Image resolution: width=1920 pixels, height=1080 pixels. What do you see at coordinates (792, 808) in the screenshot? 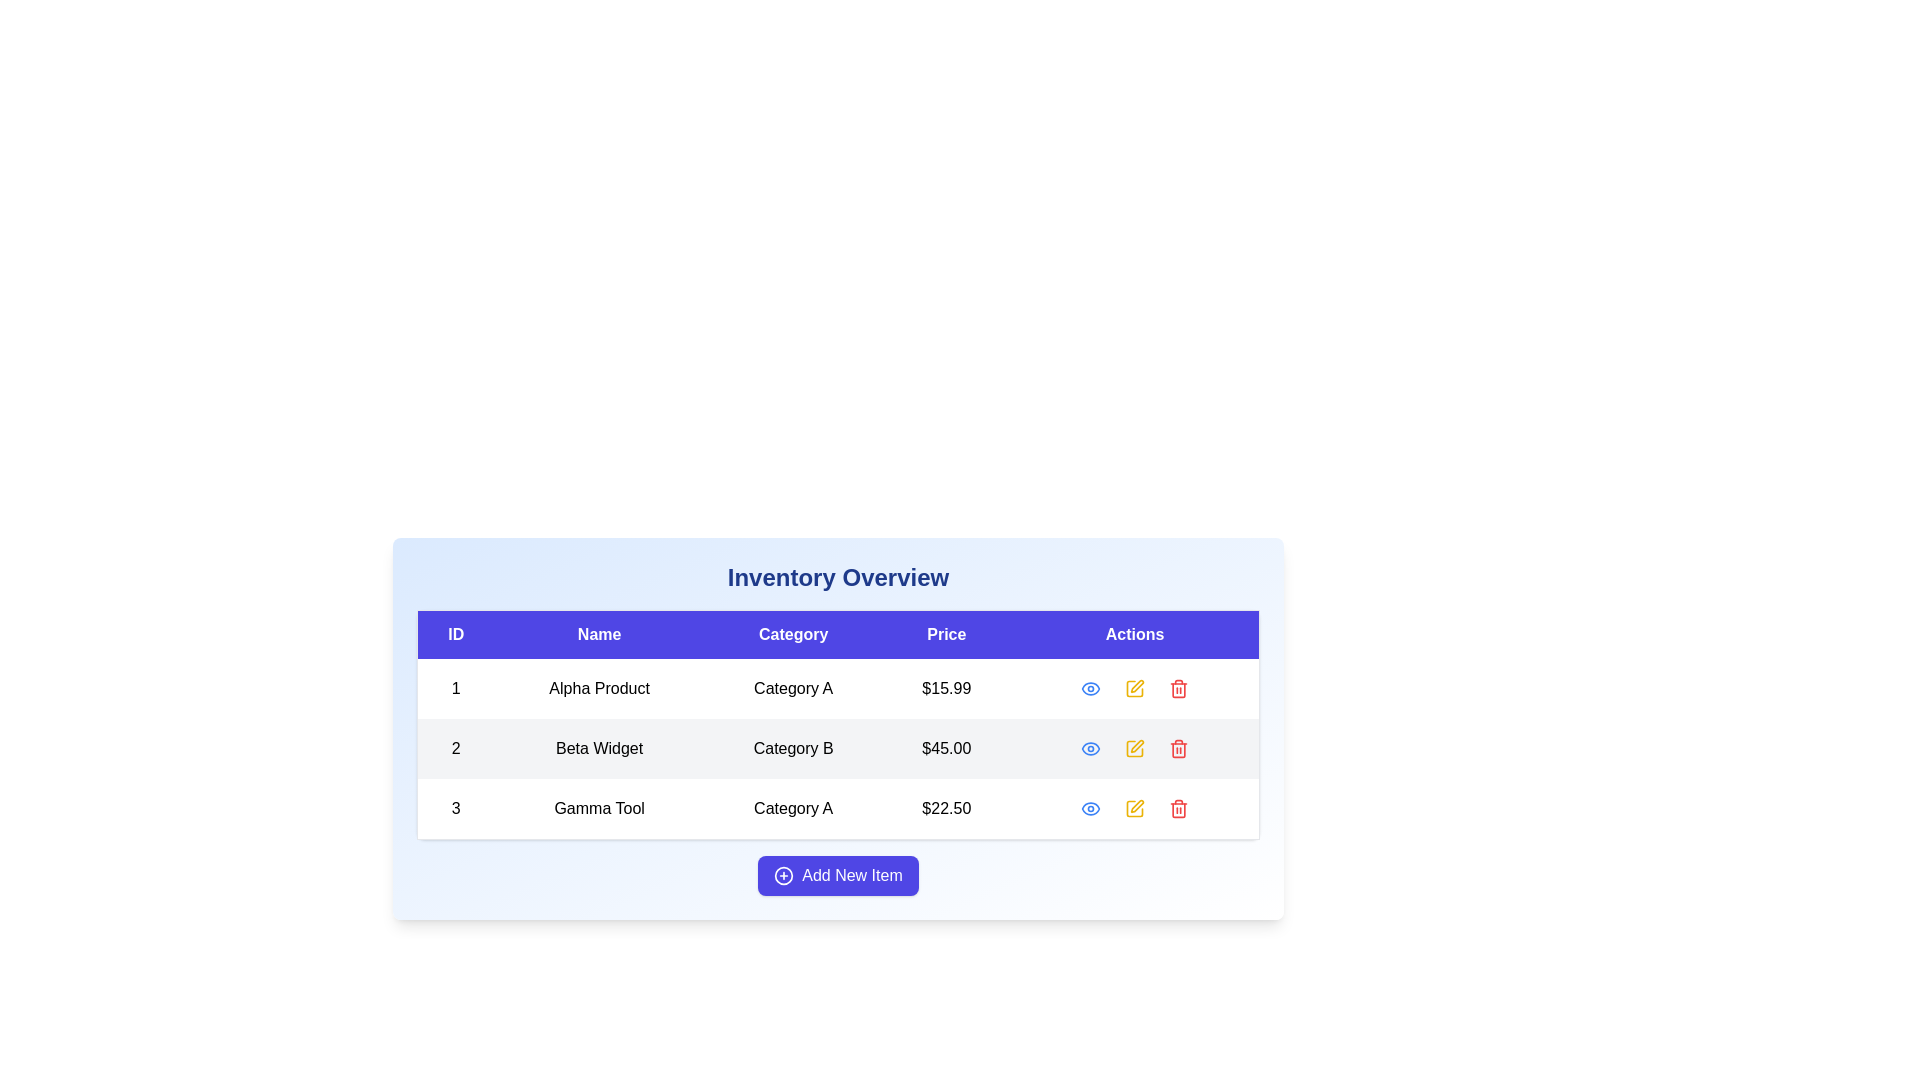
I see `the Text Label in the 'Category' column for the row labeled 'Gamma Tool', which indicates the category of the item` at bounding box center [792, 808].